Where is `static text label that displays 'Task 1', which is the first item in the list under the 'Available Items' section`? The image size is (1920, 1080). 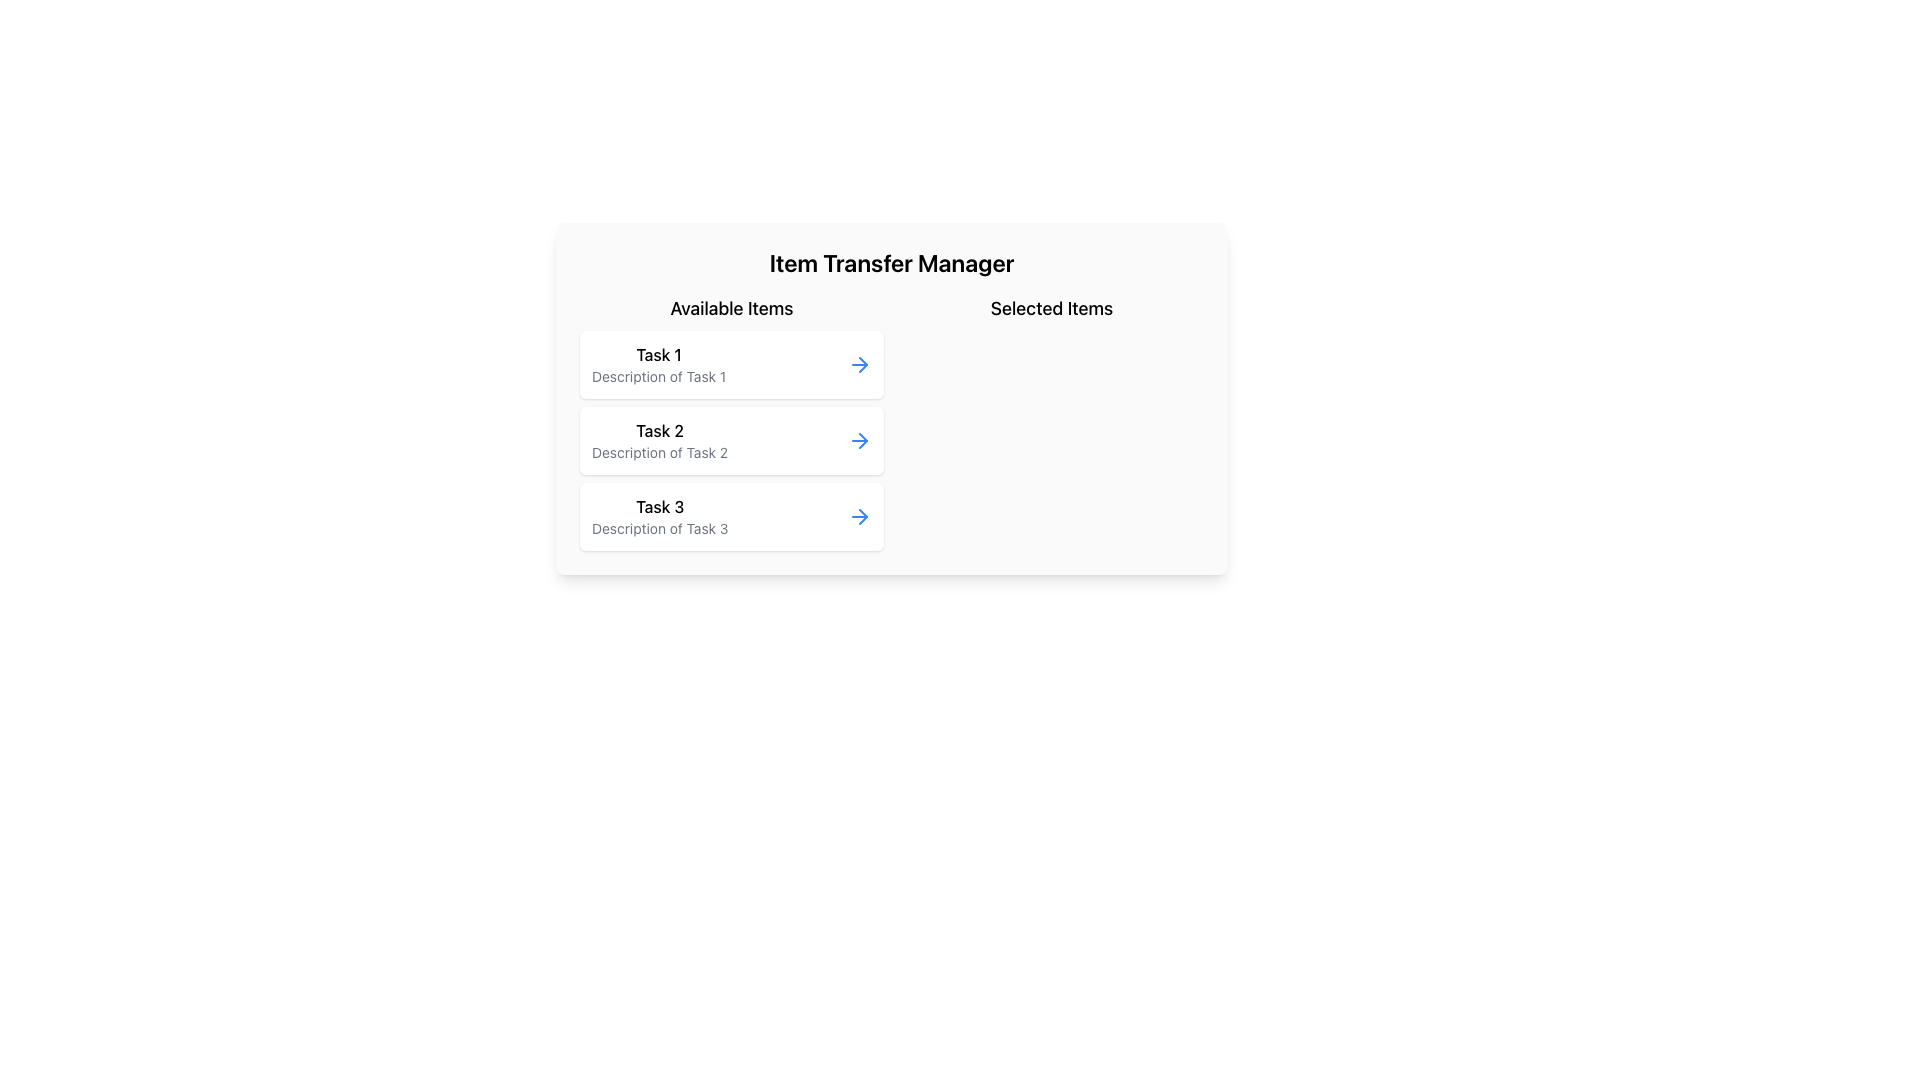
static text label that displays 'Task 1', which is the first item in the list under the 'Available Items' section is located at coordinates (659, 353).